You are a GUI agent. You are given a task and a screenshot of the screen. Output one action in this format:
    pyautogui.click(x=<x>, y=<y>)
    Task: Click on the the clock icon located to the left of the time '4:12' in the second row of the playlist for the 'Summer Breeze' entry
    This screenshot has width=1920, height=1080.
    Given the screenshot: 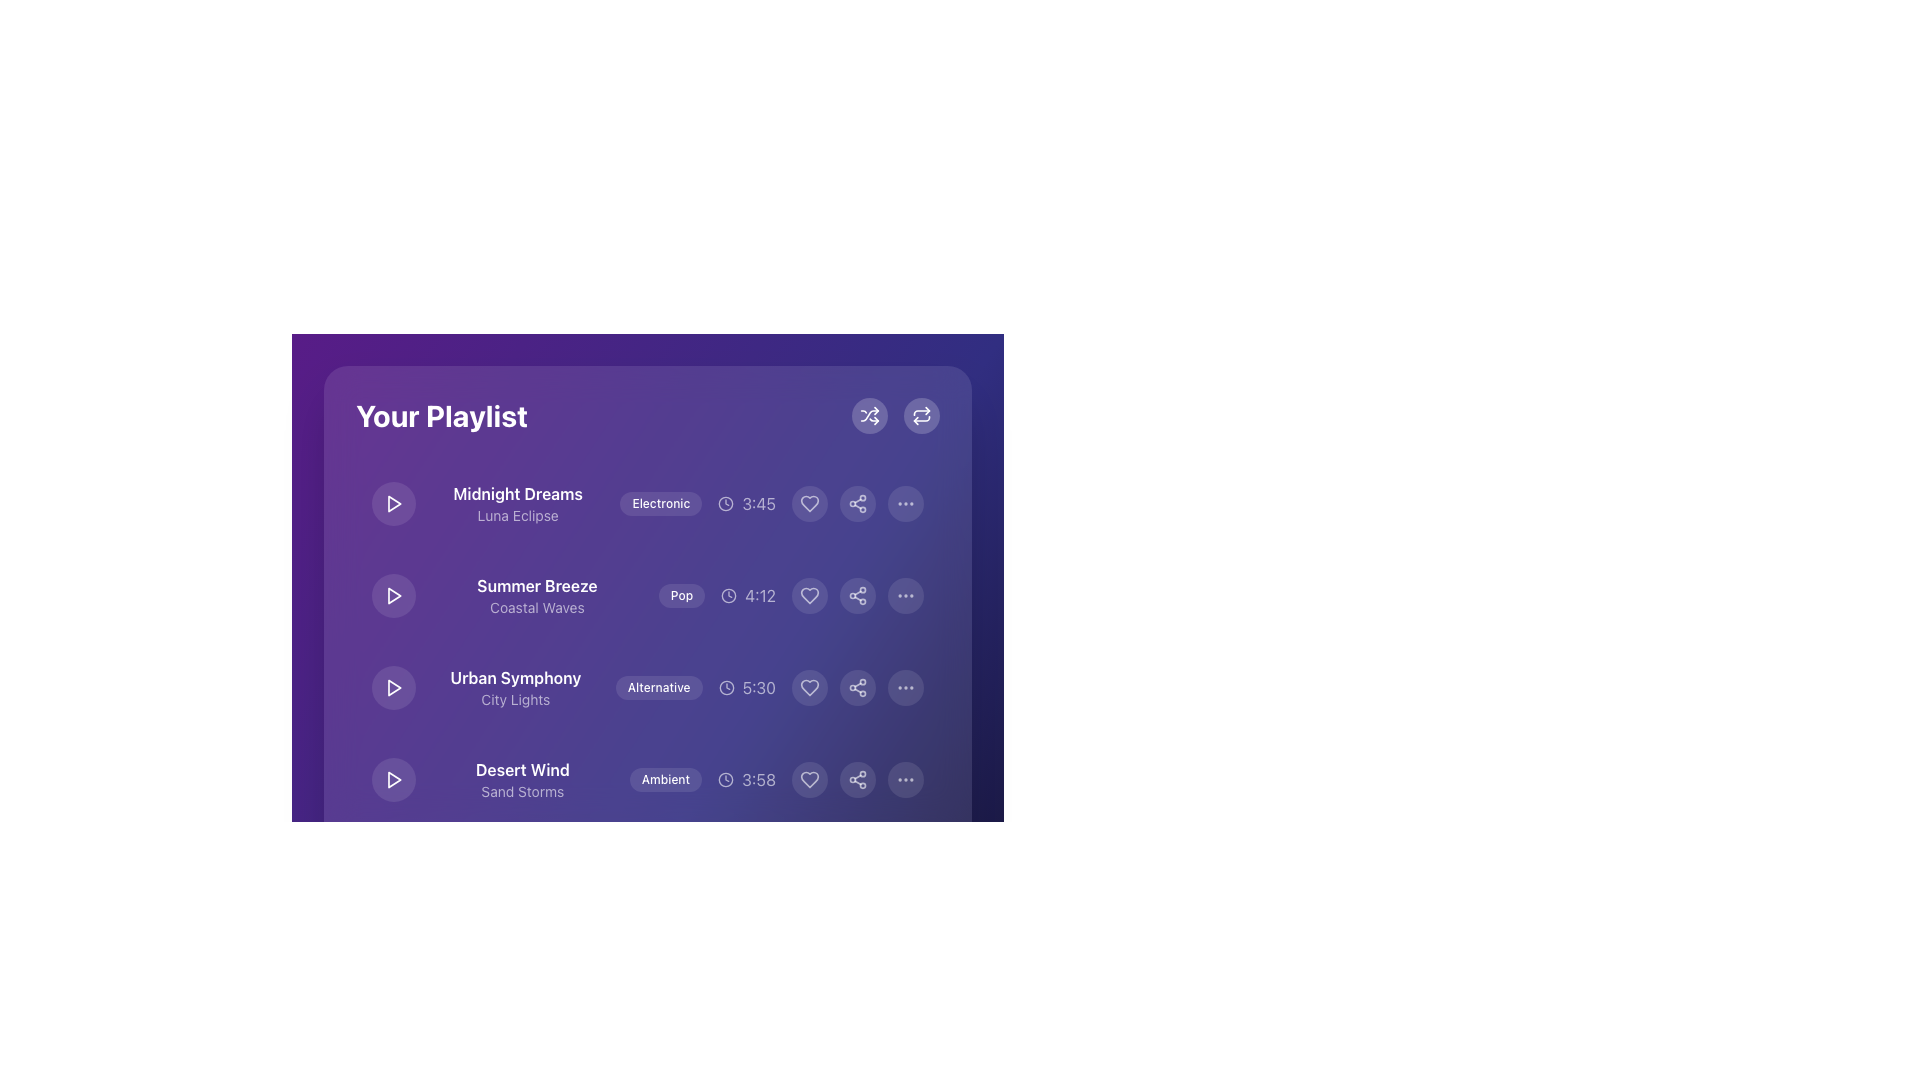 What is the action you would take?
    pyautogui.click(x=728, y=595)
    